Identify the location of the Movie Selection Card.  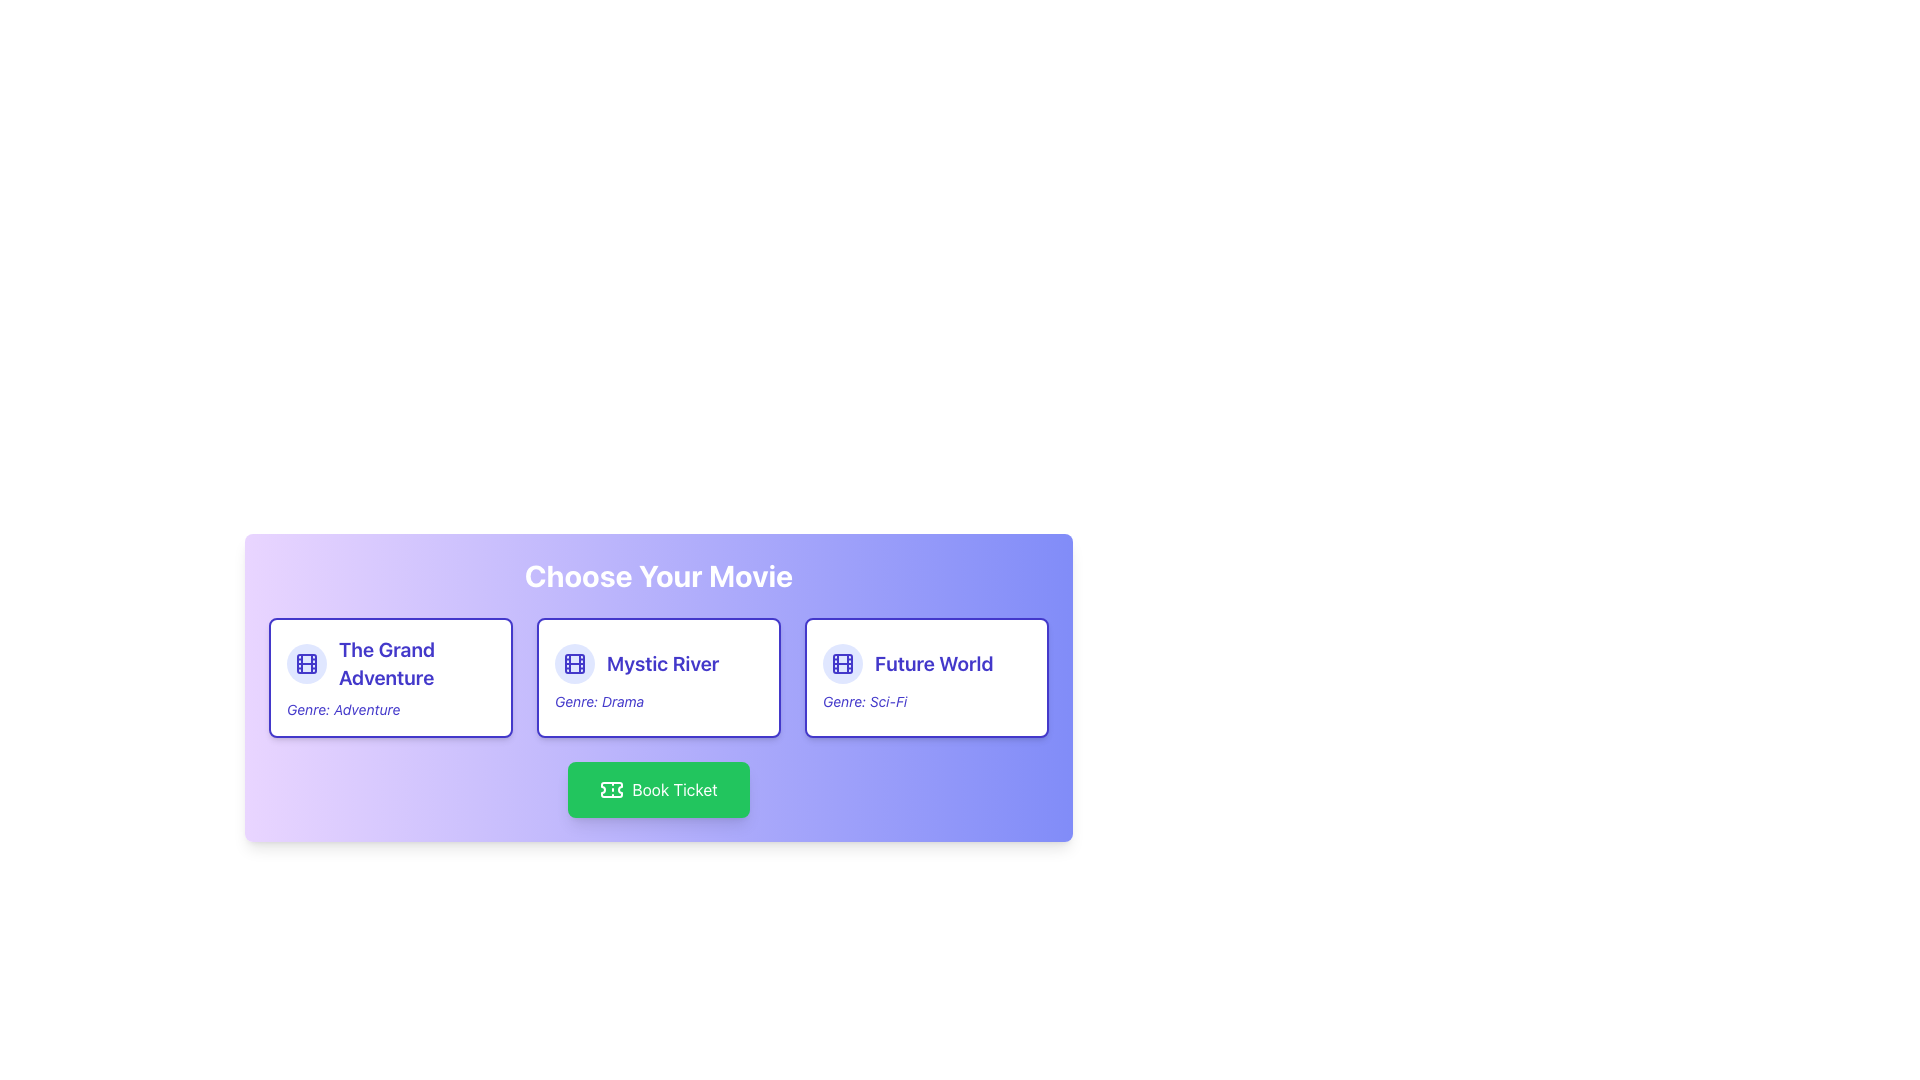
(658, 707).